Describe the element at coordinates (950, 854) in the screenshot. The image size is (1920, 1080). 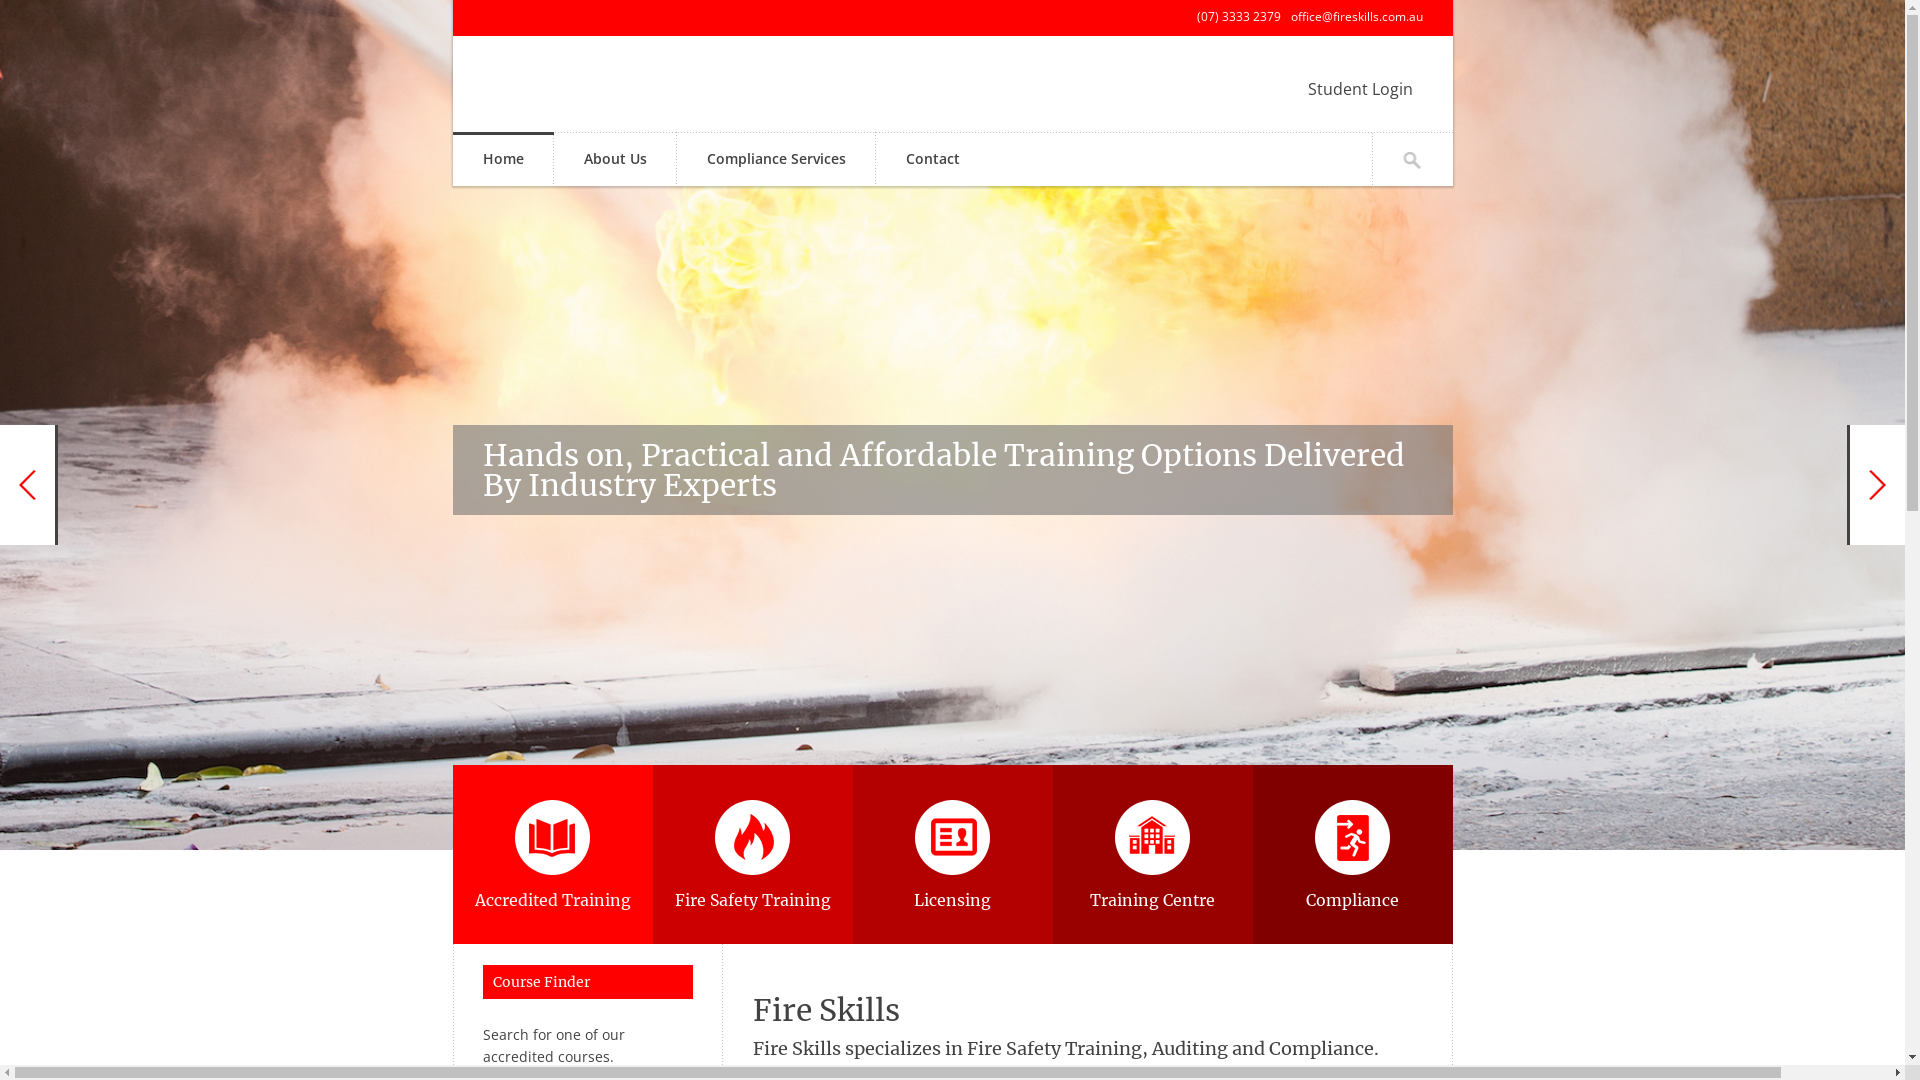
I see `'Licensing'` at that location.